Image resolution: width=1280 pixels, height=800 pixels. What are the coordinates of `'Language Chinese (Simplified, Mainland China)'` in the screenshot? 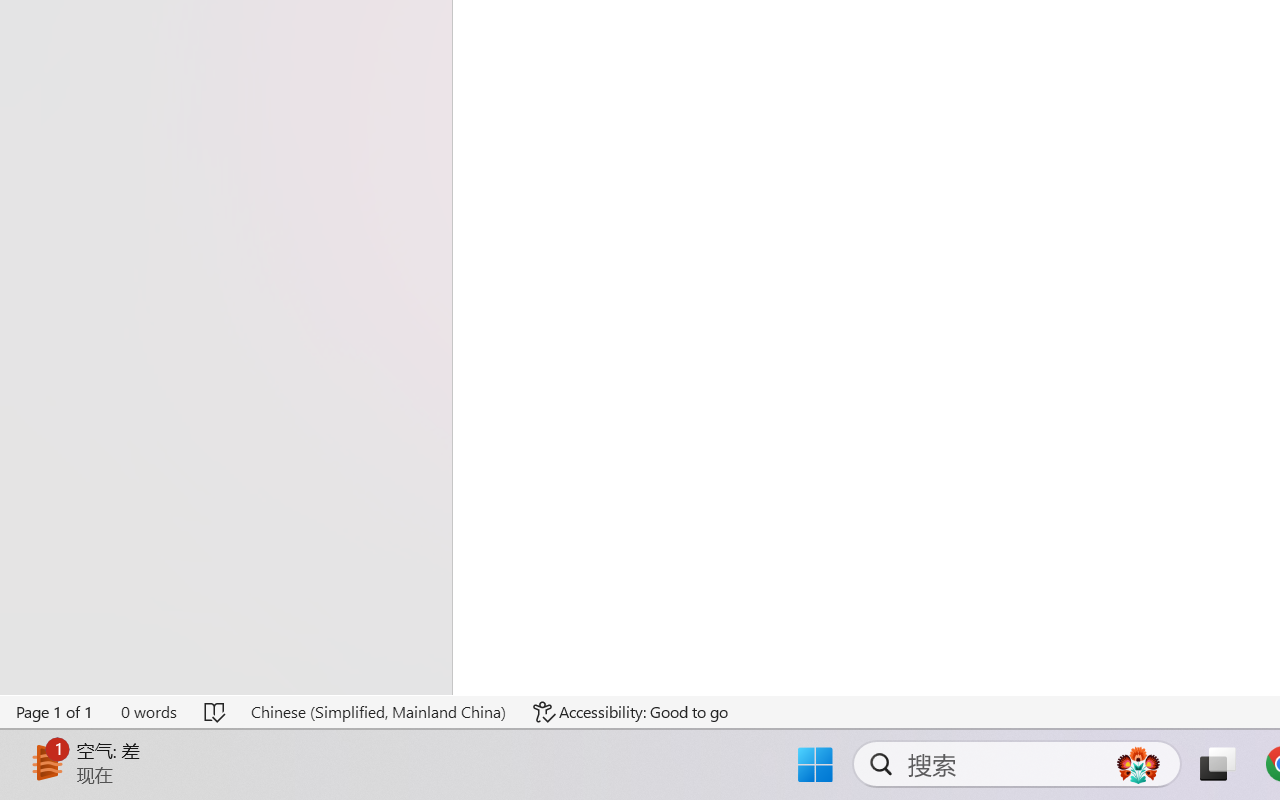 It's located at (378, 711).